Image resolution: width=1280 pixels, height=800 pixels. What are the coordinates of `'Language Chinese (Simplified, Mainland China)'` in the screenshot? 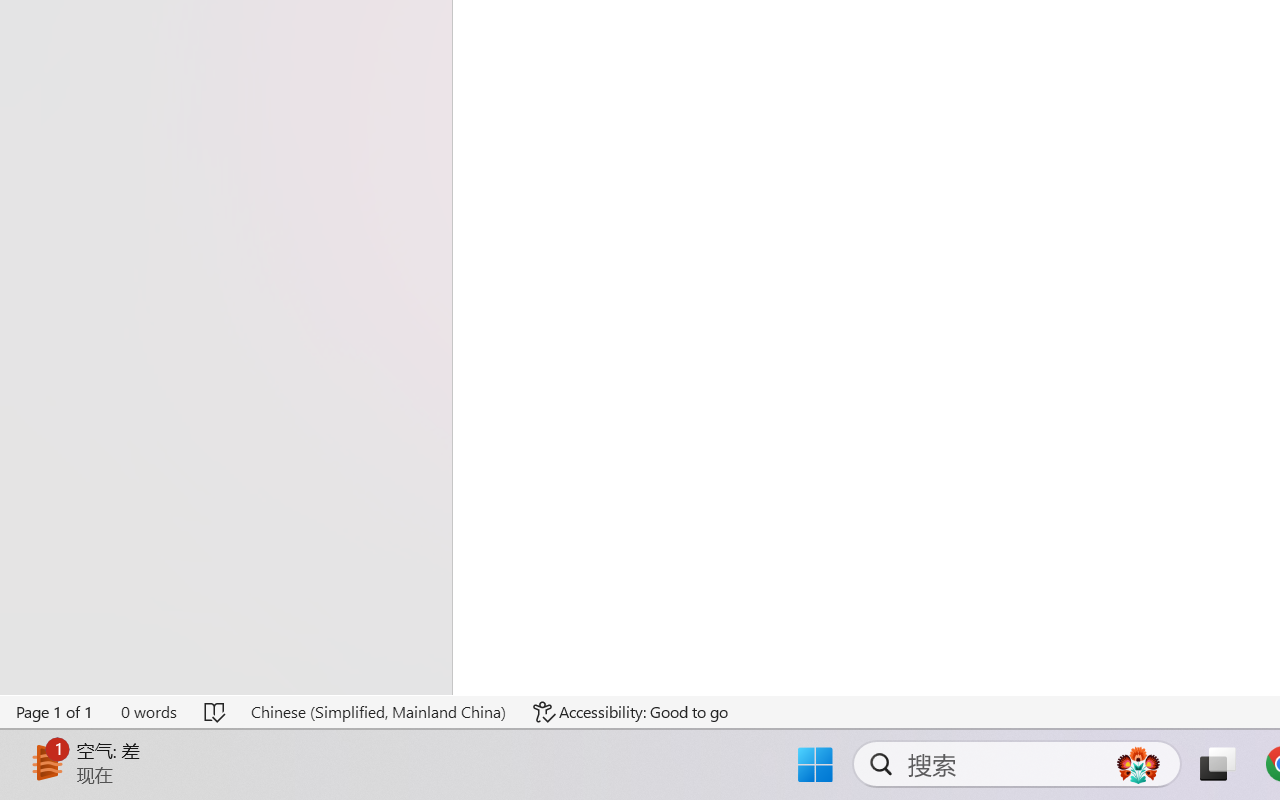 It's located at (378, 711).